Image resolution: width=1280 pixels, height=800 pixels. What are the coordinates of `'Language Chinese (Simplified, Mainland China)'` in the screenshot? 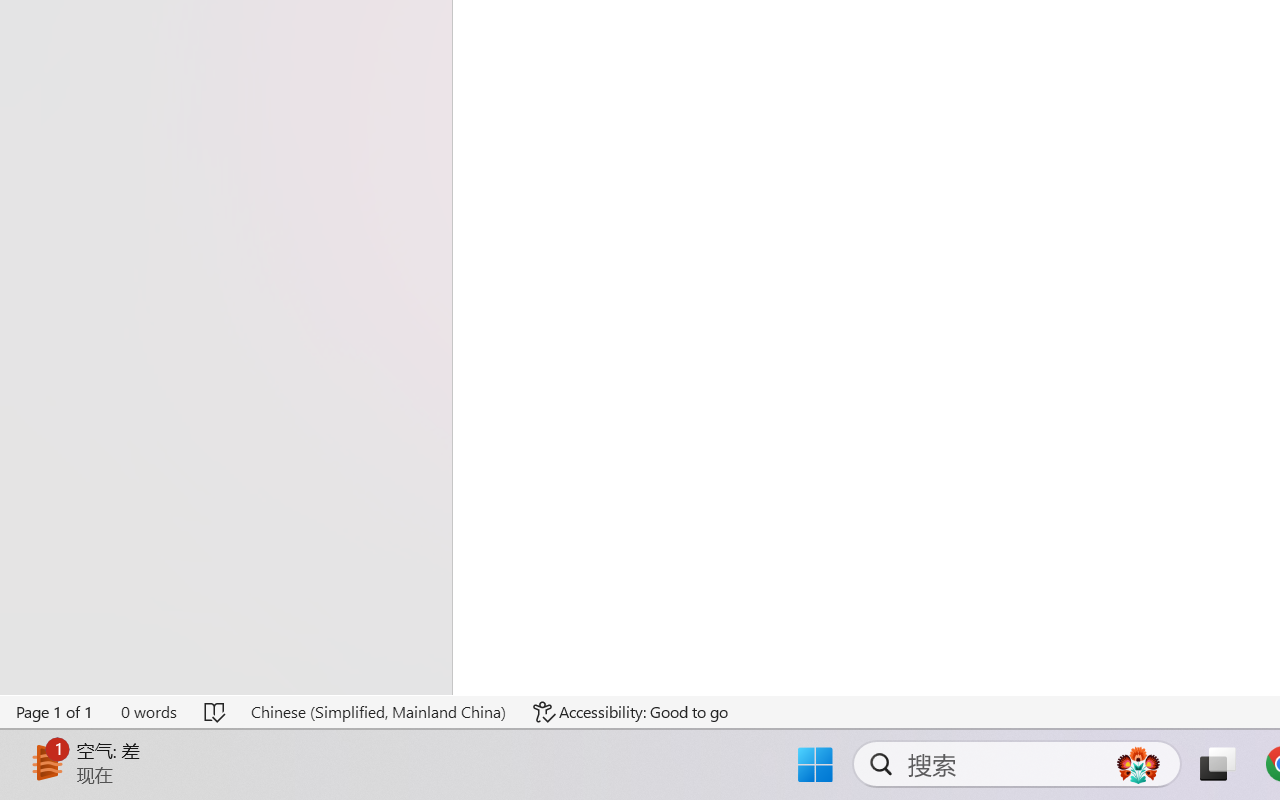 It's located at (378, 711).